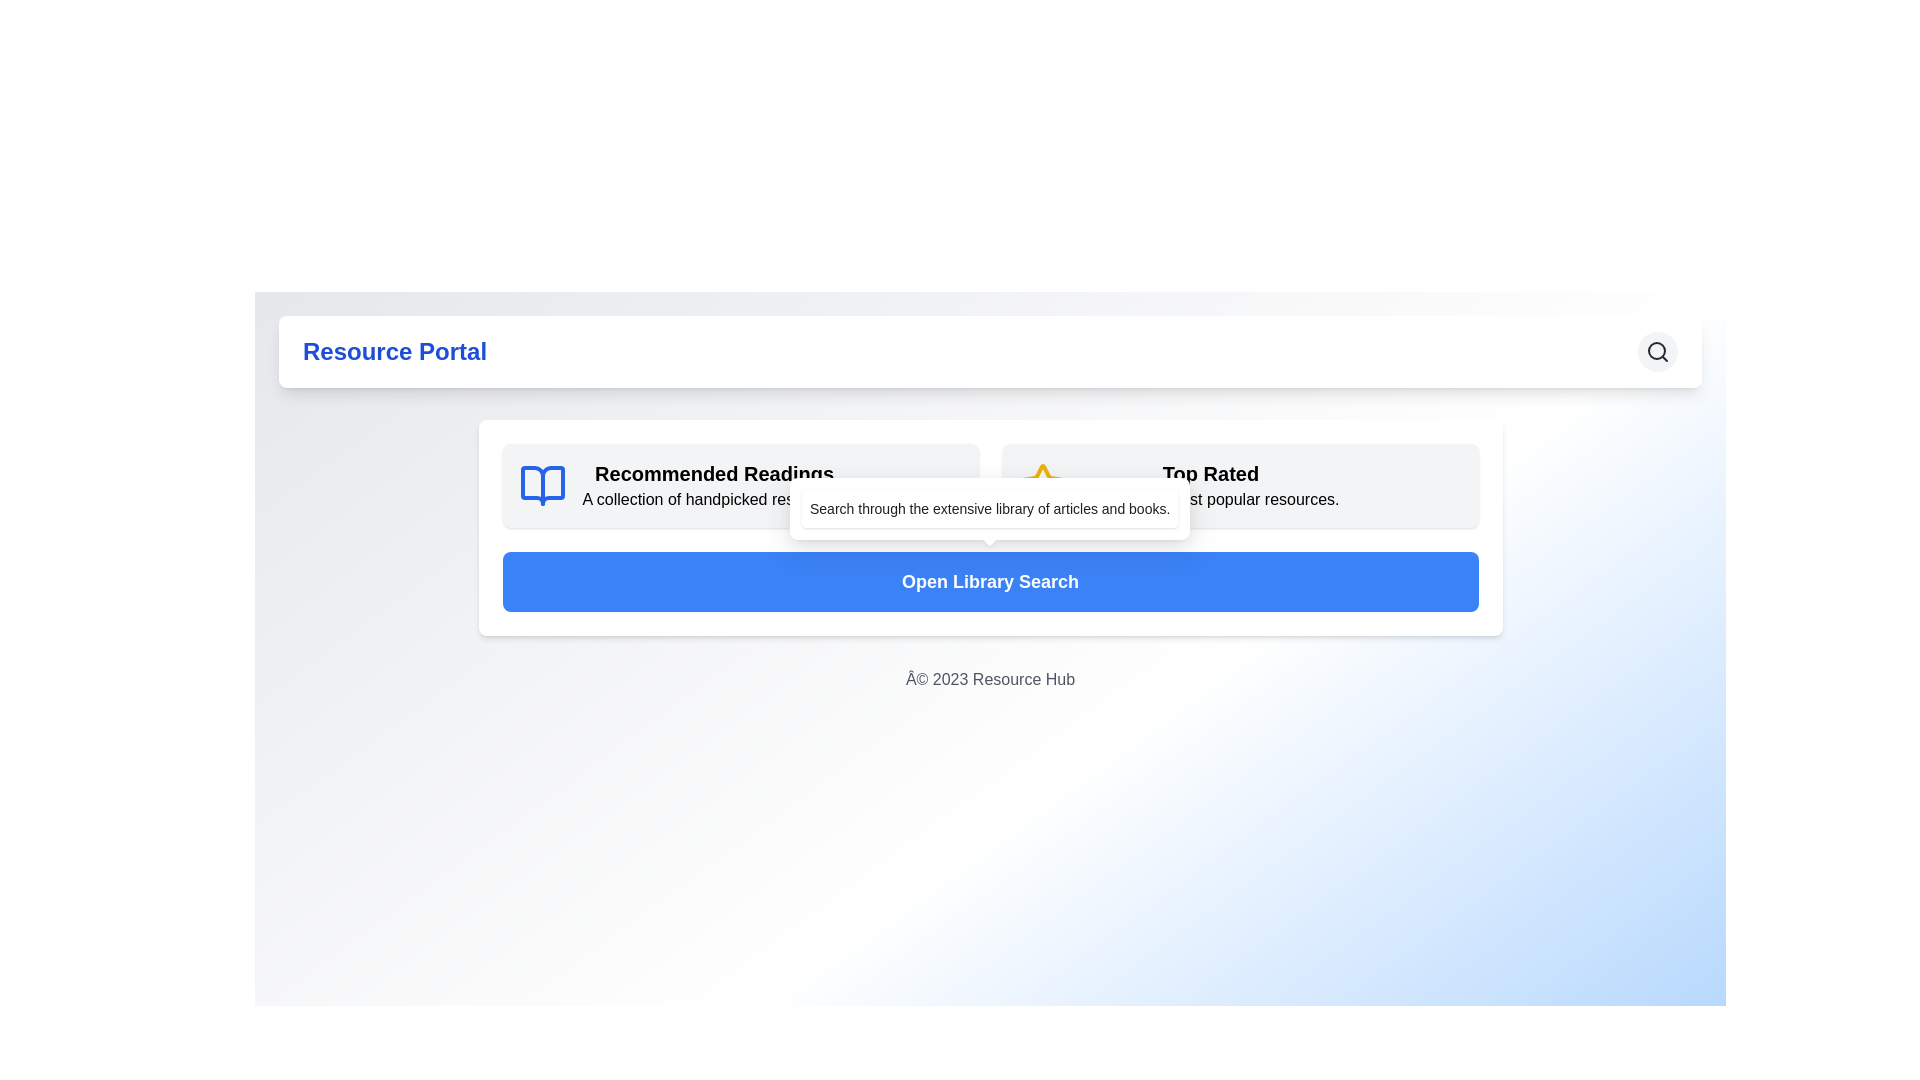  What do you see at coordinates (1209, 486) in the screenshot?
I see `the 'Top Rated' information block` at bounding box center [1209, 486].